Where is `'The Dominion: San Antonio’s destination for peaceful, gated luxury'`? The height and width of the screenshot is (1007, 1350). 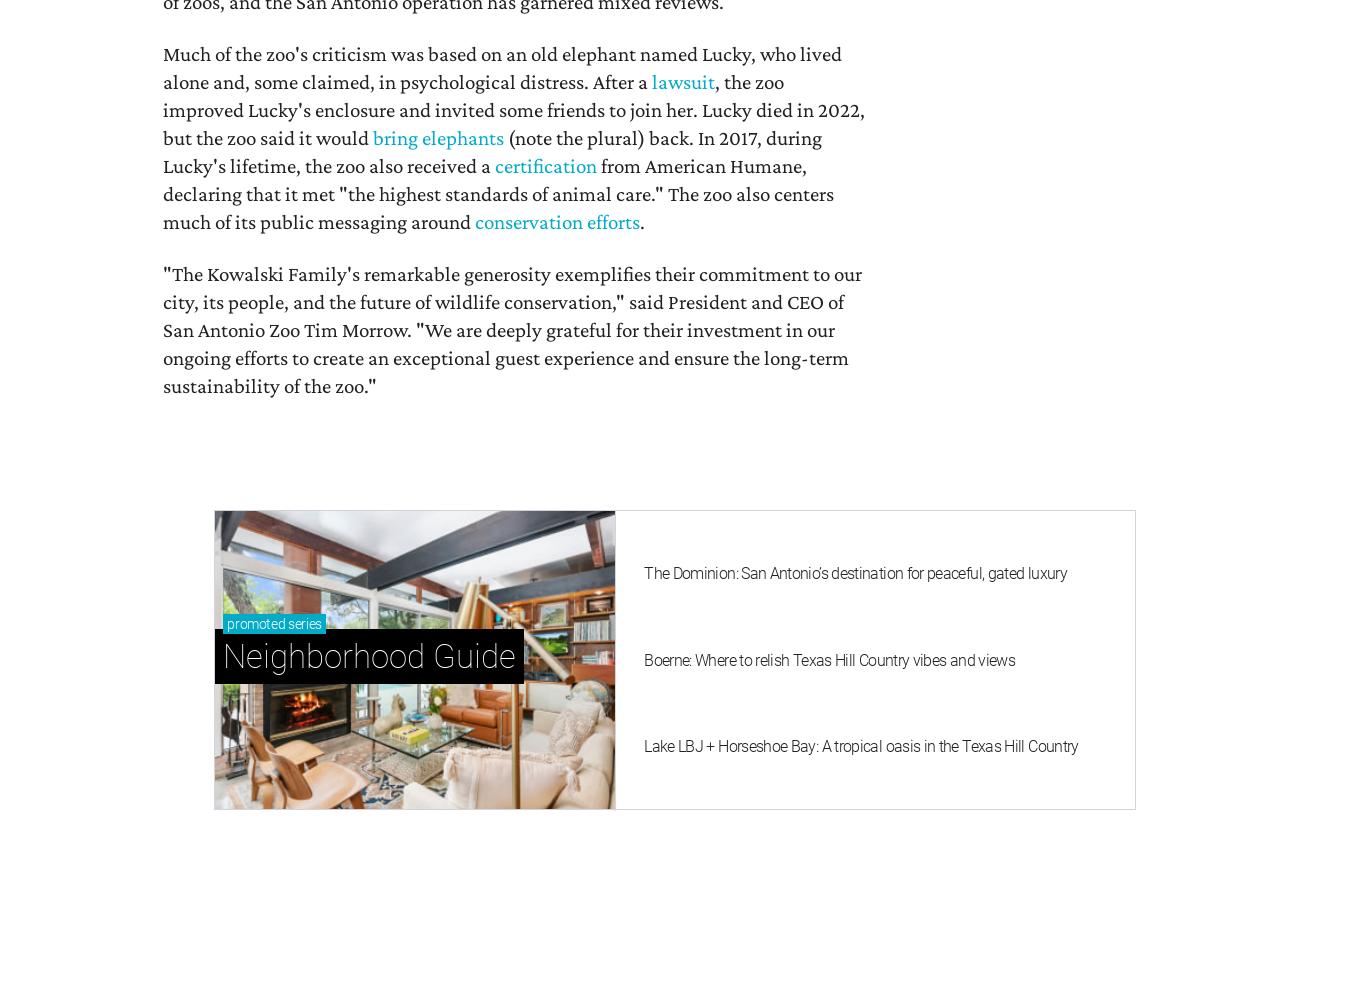
'The Dominion: San Antonio’s destination for peaceful, gated luxury' is located at coordinates (643, 571).